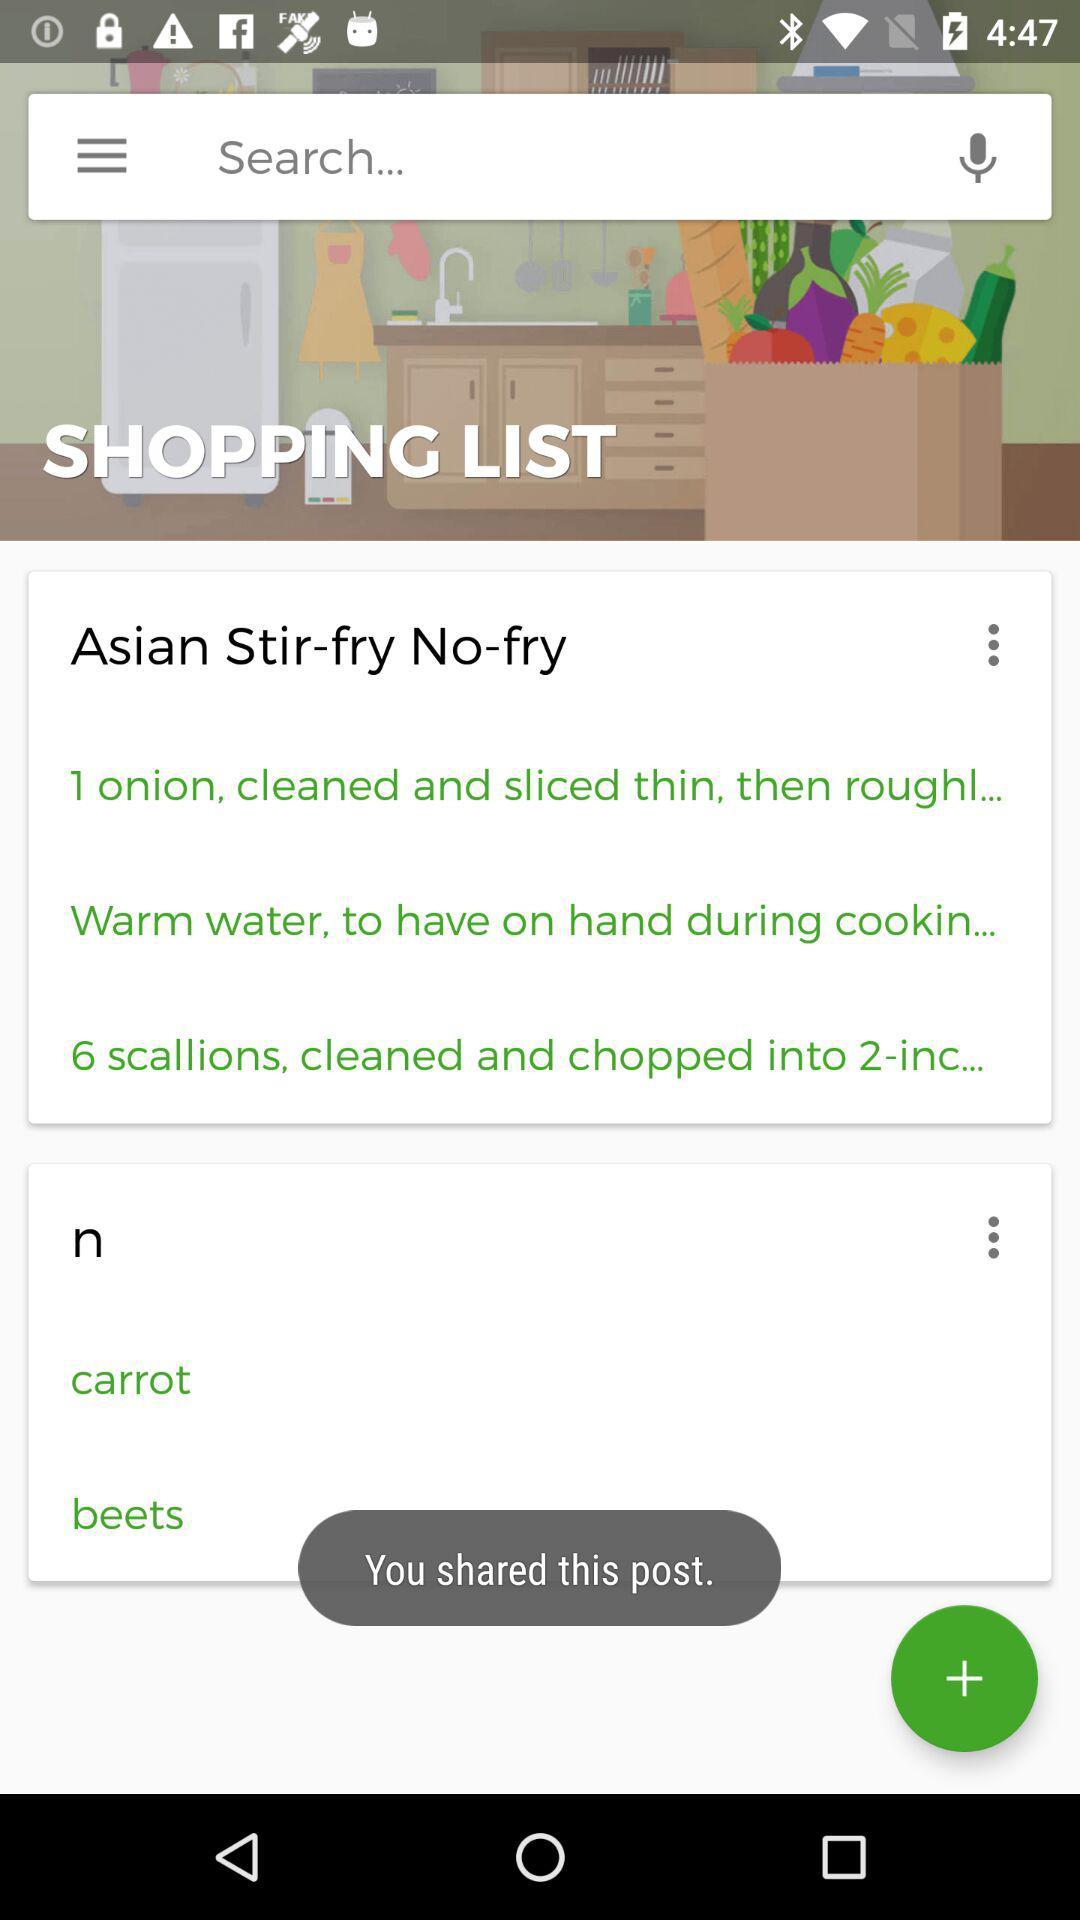  I want to click on the add icon, so click(963, 1678).